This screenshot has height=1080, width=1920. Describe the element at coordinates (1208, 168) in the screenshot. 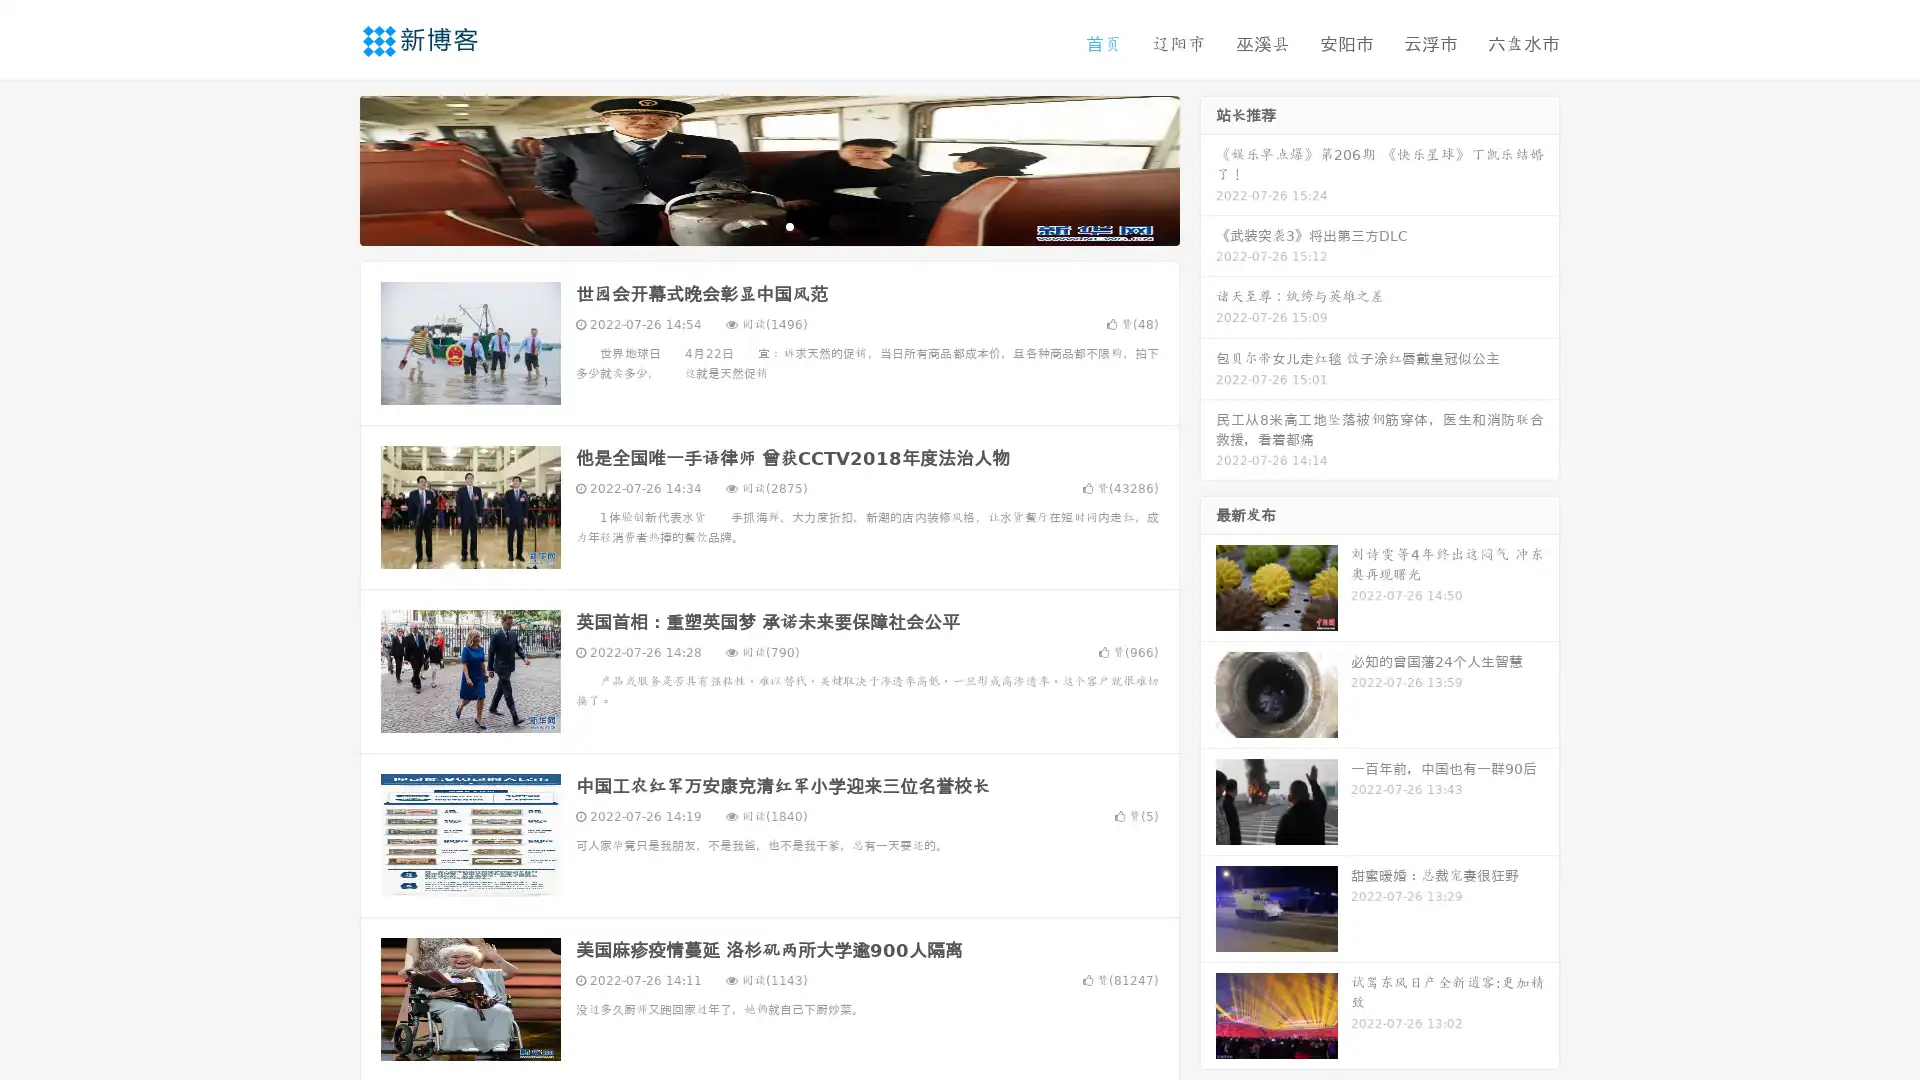

I see `Next slide` at that location.